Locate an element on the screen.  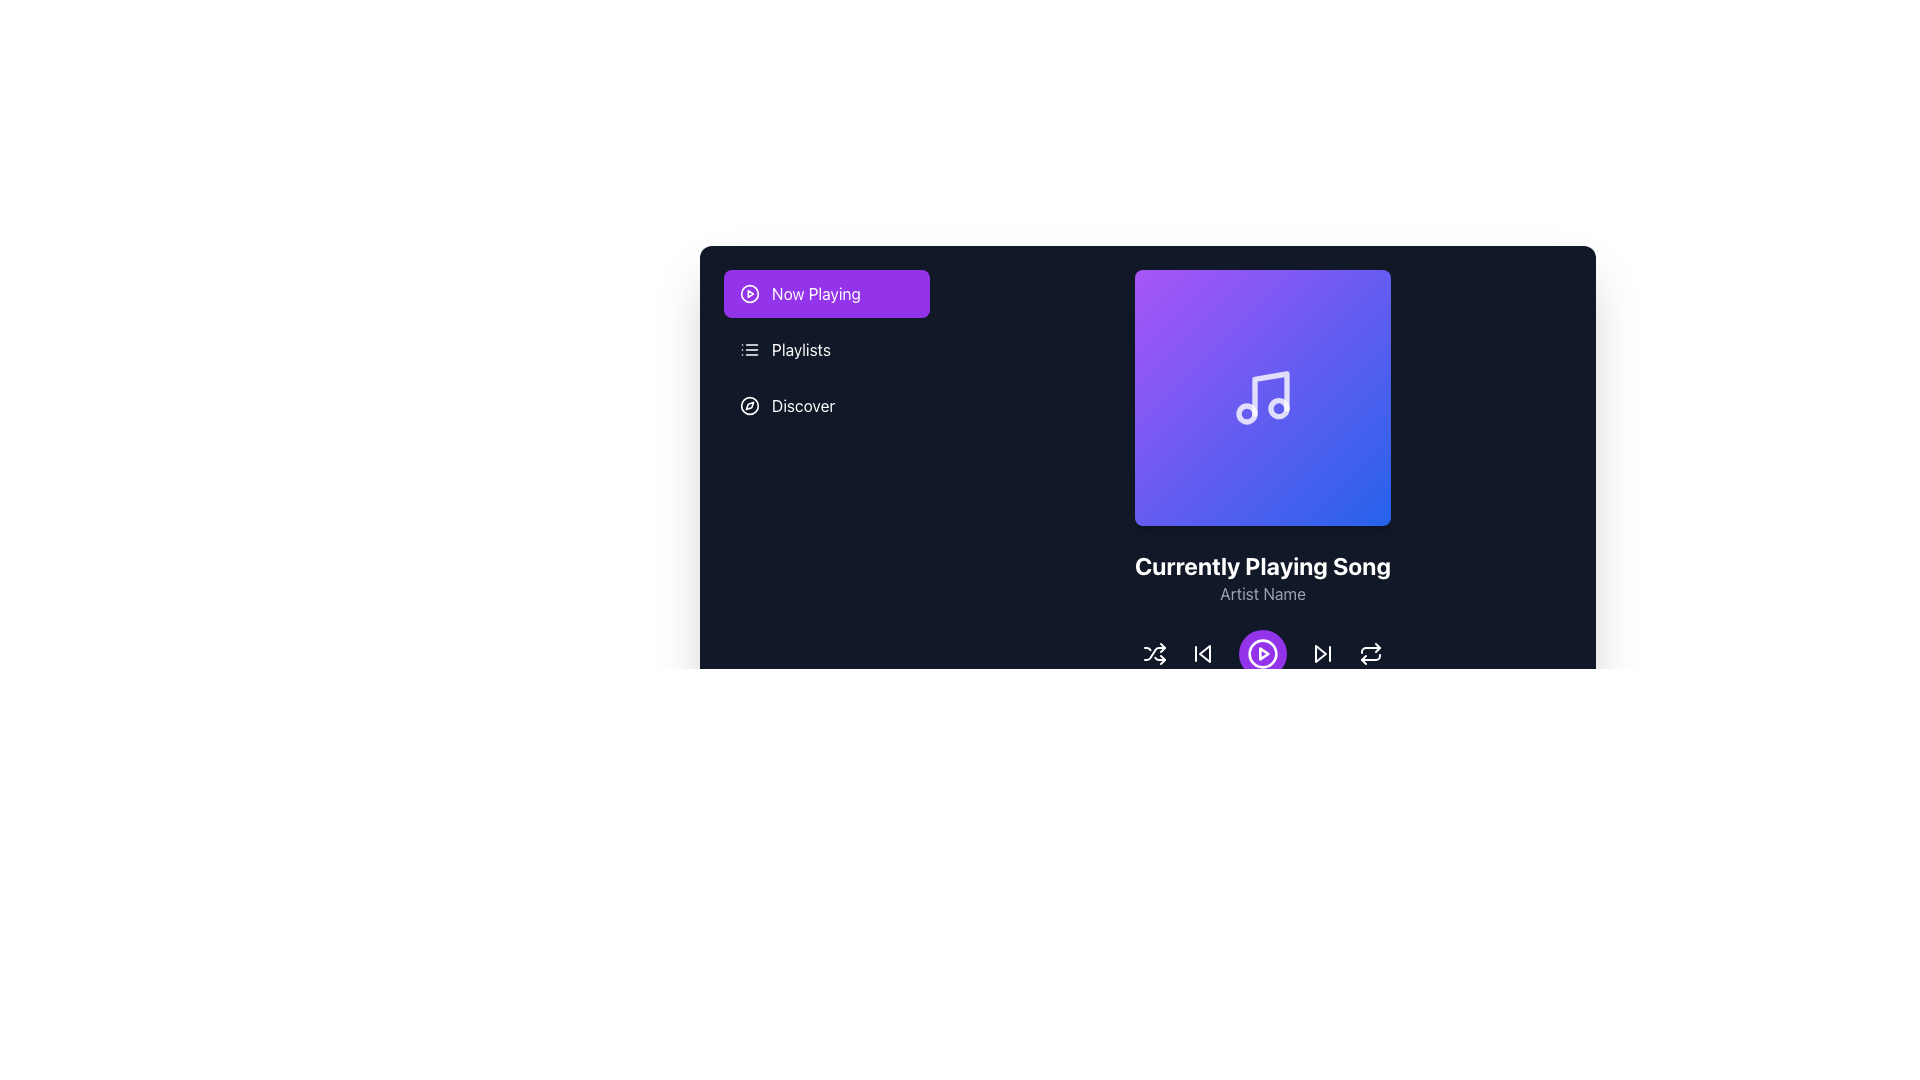
the circular button with a purple background and white play icon located in the center of the media playback controls is located at coordinates (1261, 654).